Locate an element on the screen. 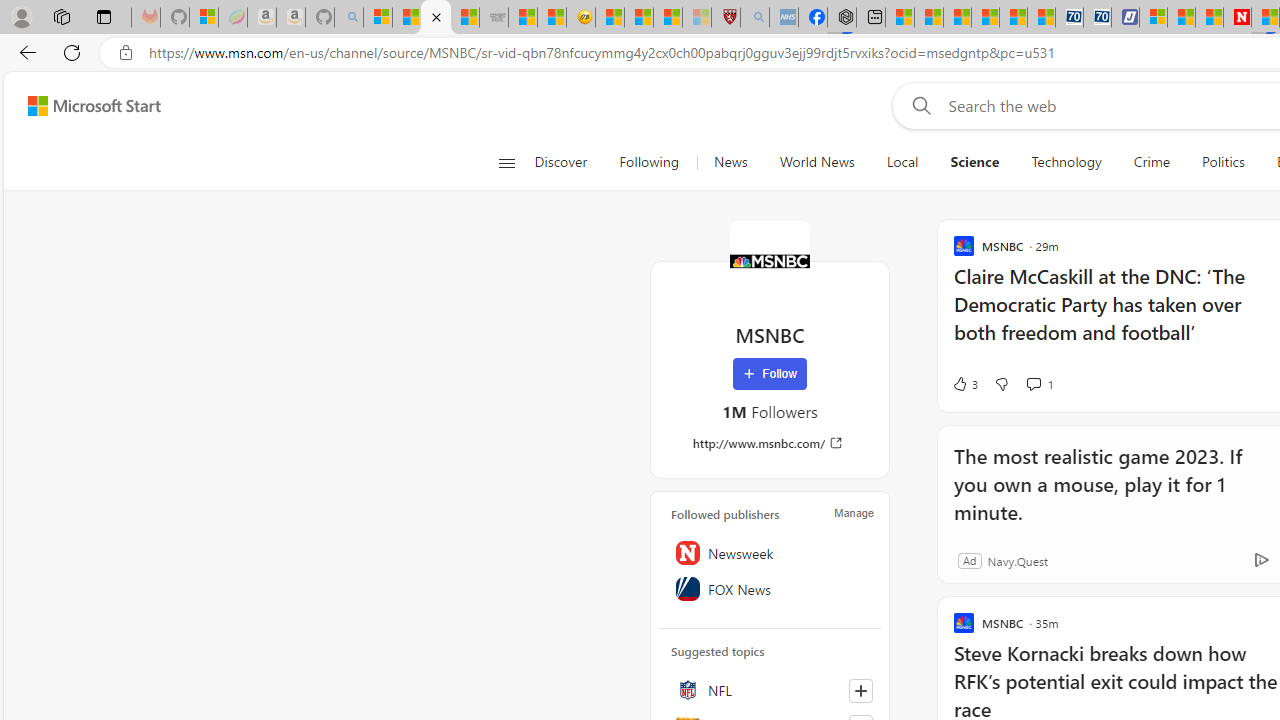 This screenshot has width=1280, height=720. 'Follow this topic' is located at coordinates (860, 689).